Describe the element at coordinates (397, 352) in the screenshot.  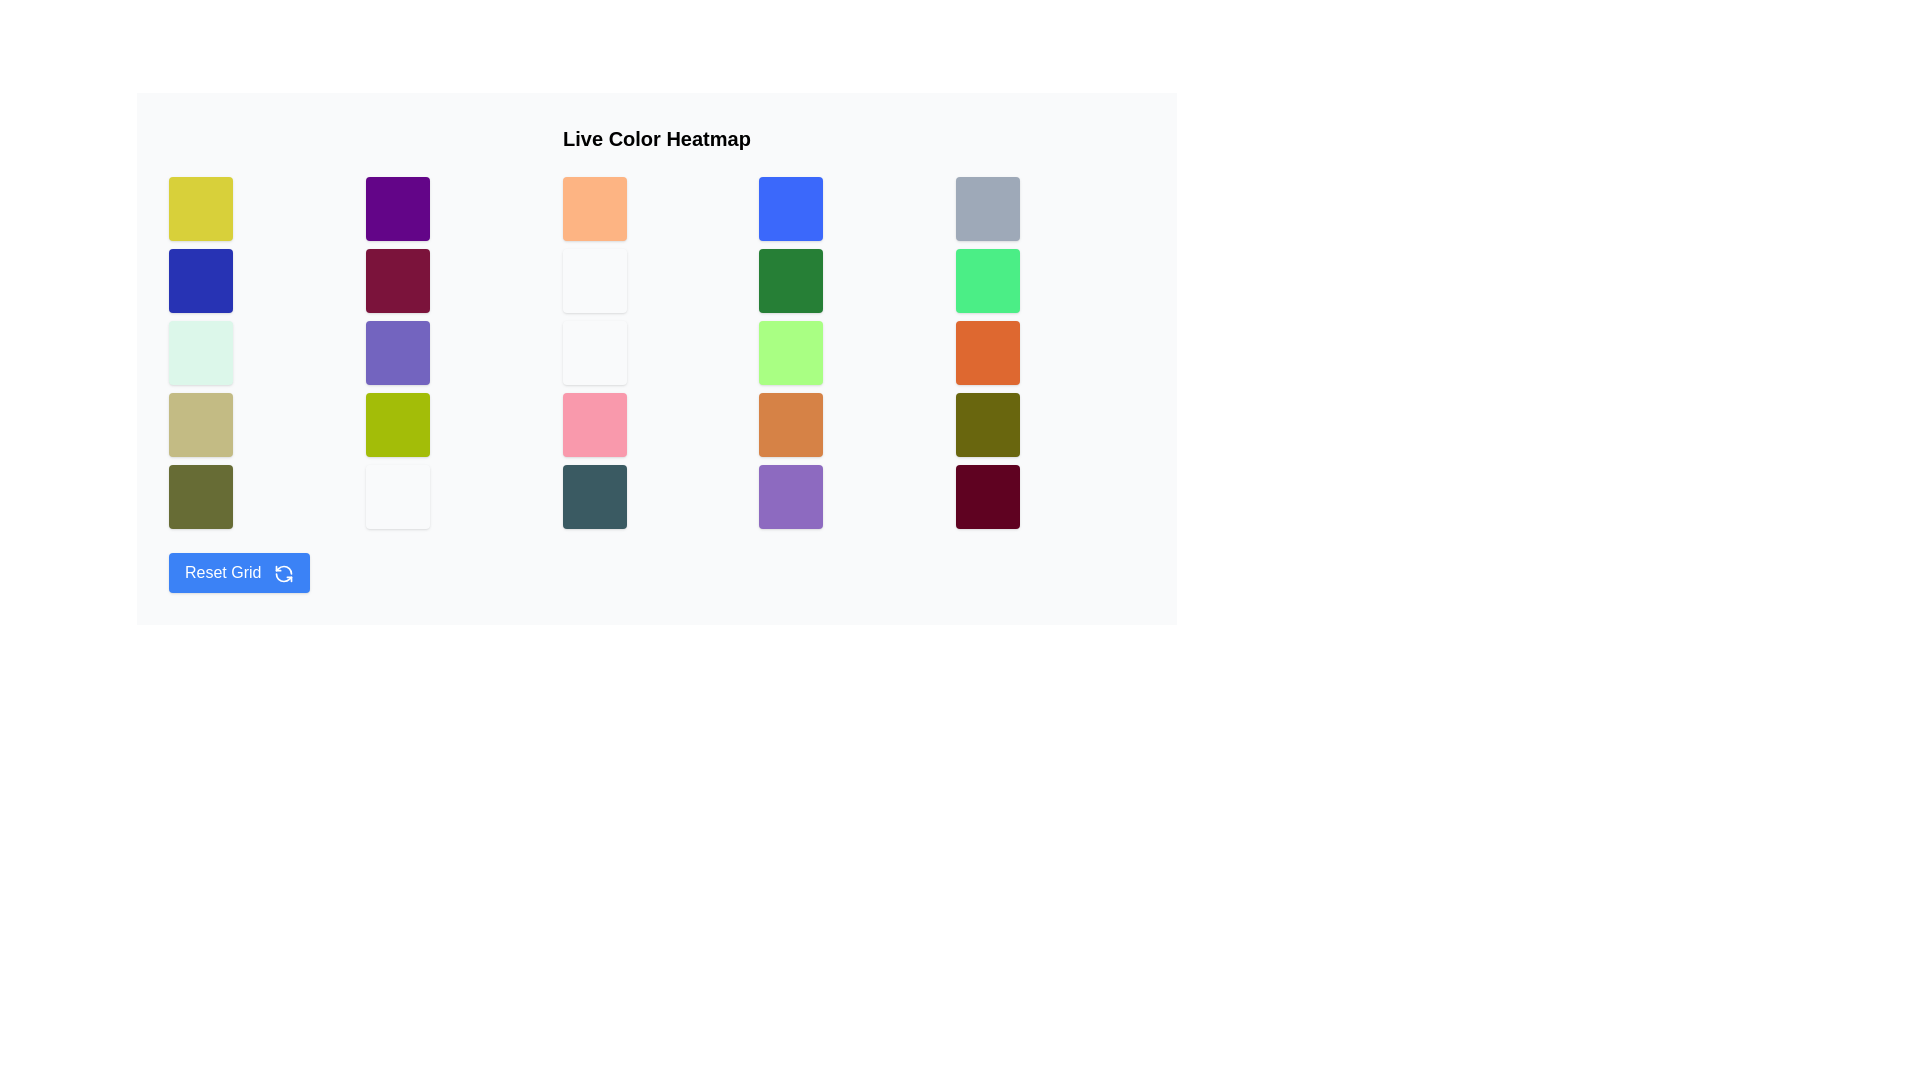
I see `the visual block located in the third column and third row of the grid layout, which is part of an interactive heatmap design` at that location.